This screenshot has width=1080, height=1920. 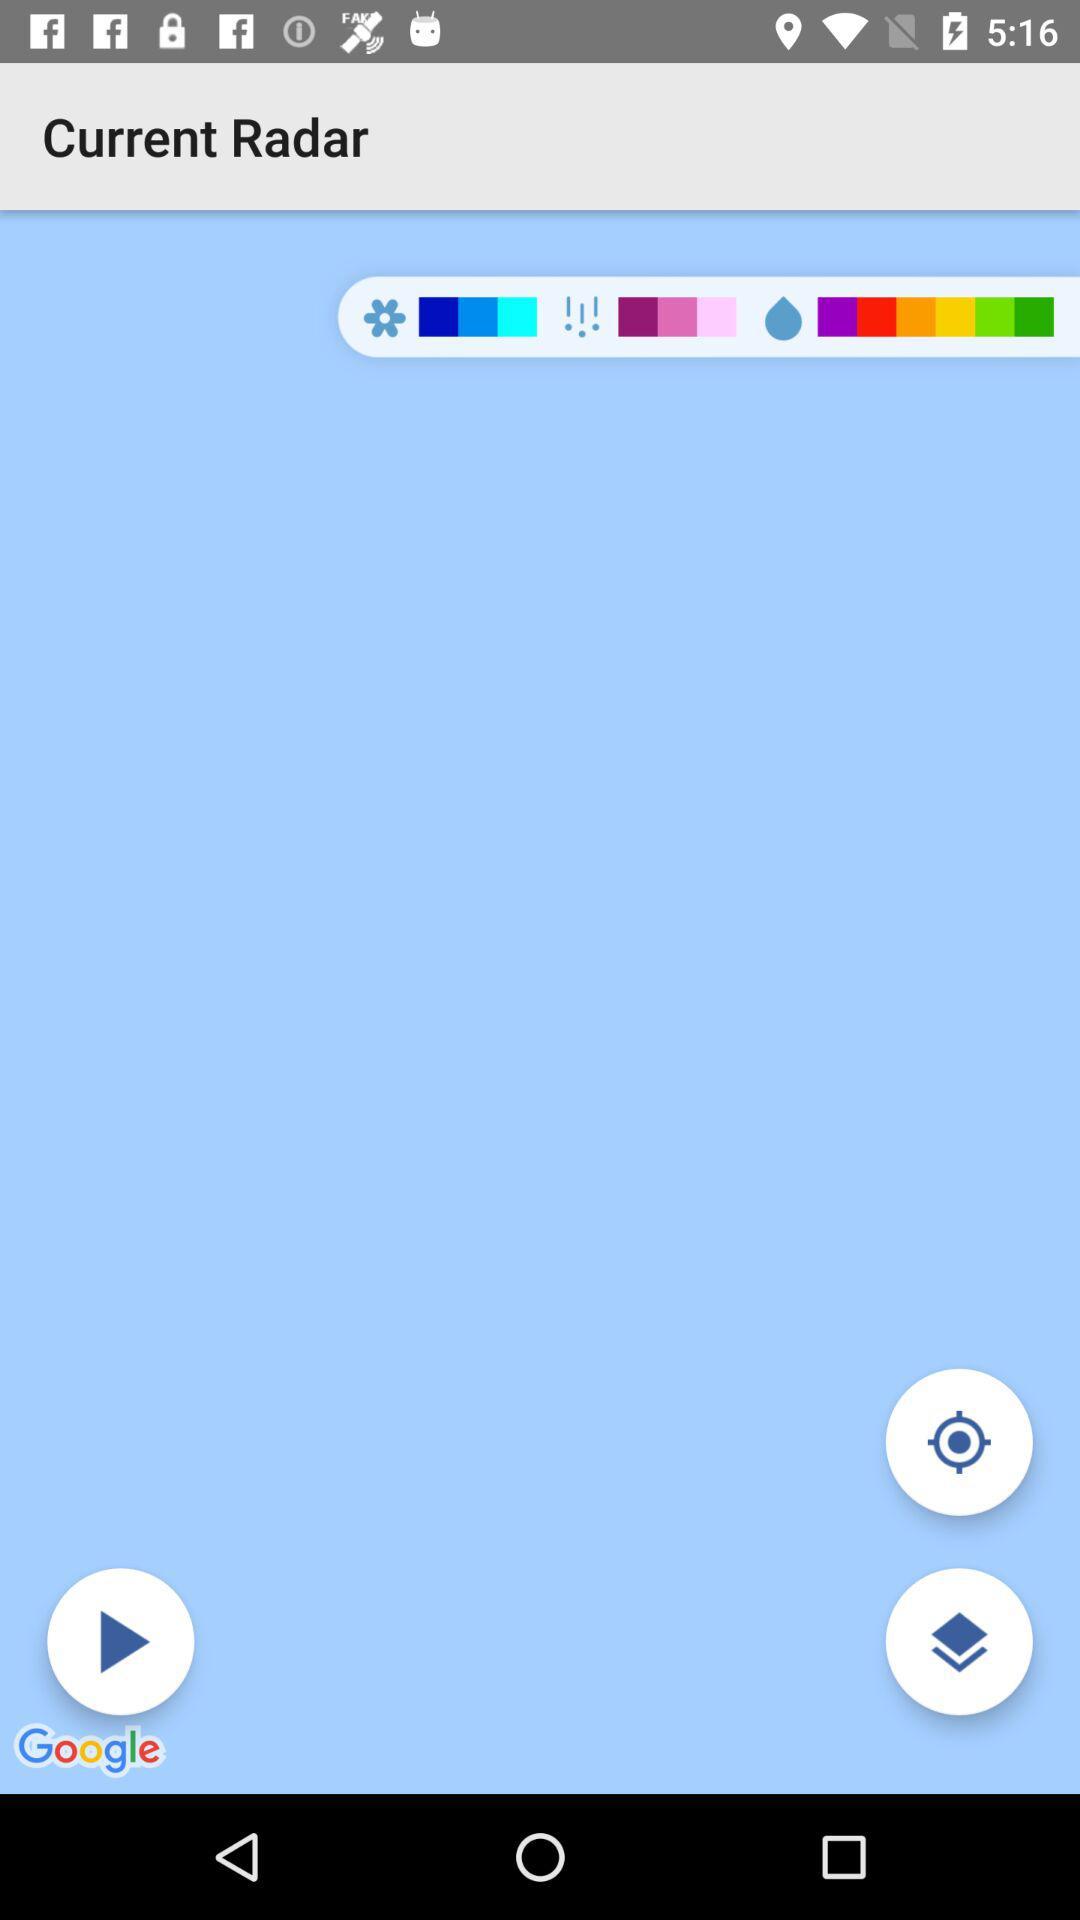 I want to click on the location_crosshair icon, so click(x=958, y=1442).